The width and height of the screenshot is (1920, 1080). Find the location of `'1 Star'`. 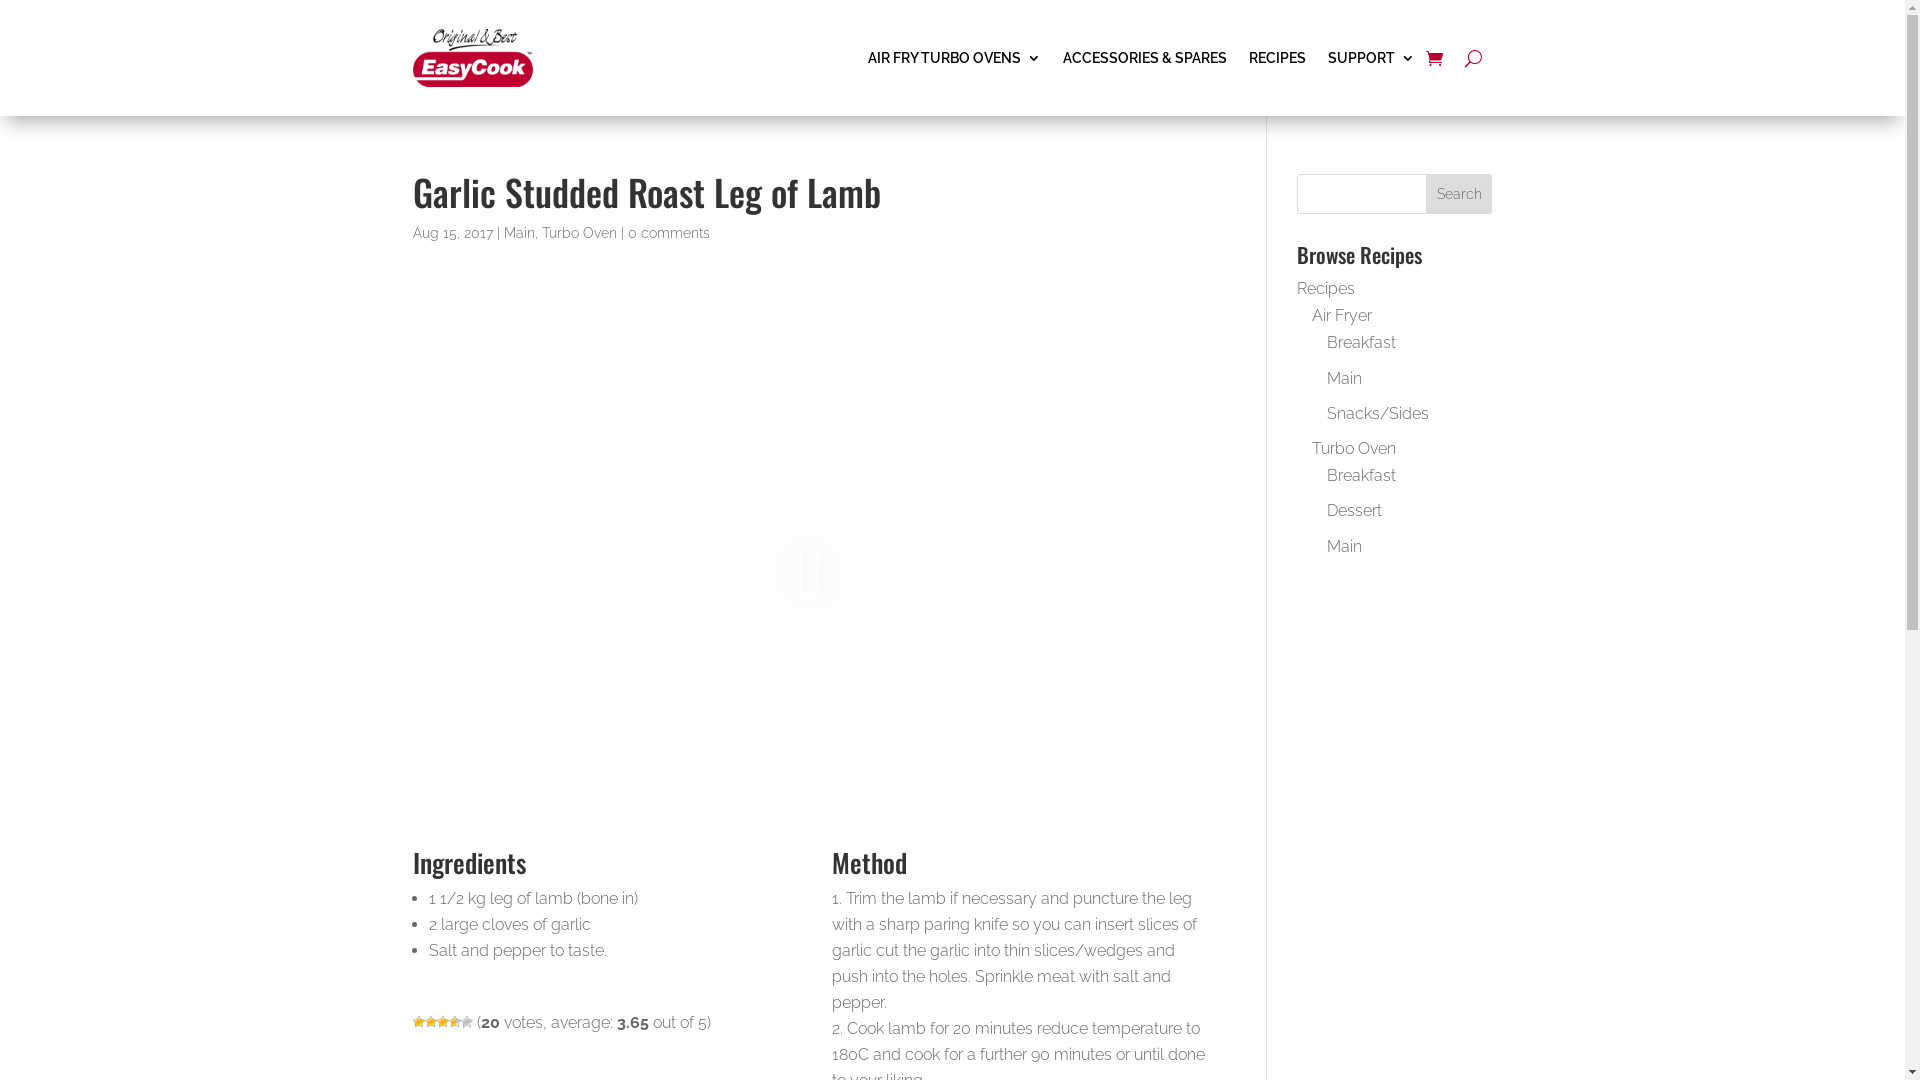

'1 Star' is located at coordinates (416, 1022).